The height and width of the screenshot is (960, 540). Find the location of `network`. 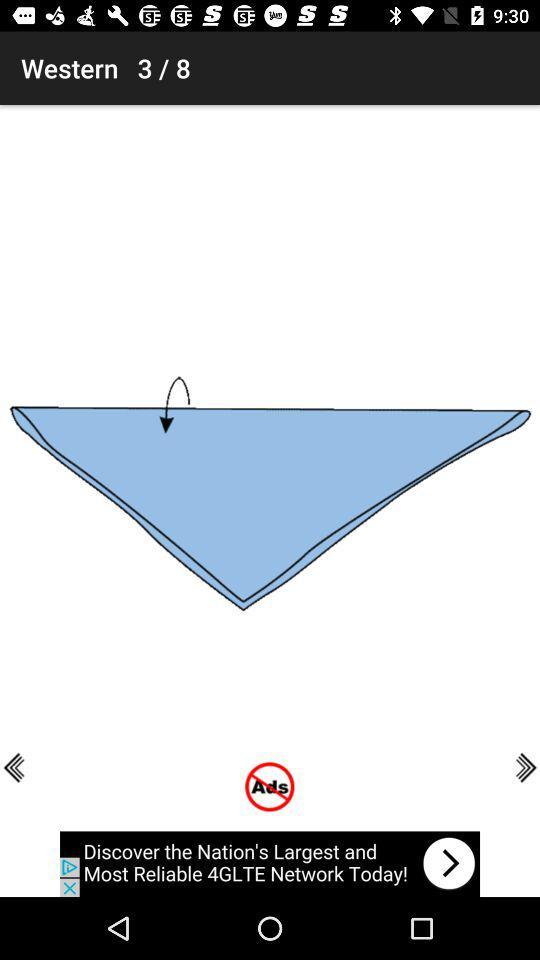

network is located at coordinates (270, 863).